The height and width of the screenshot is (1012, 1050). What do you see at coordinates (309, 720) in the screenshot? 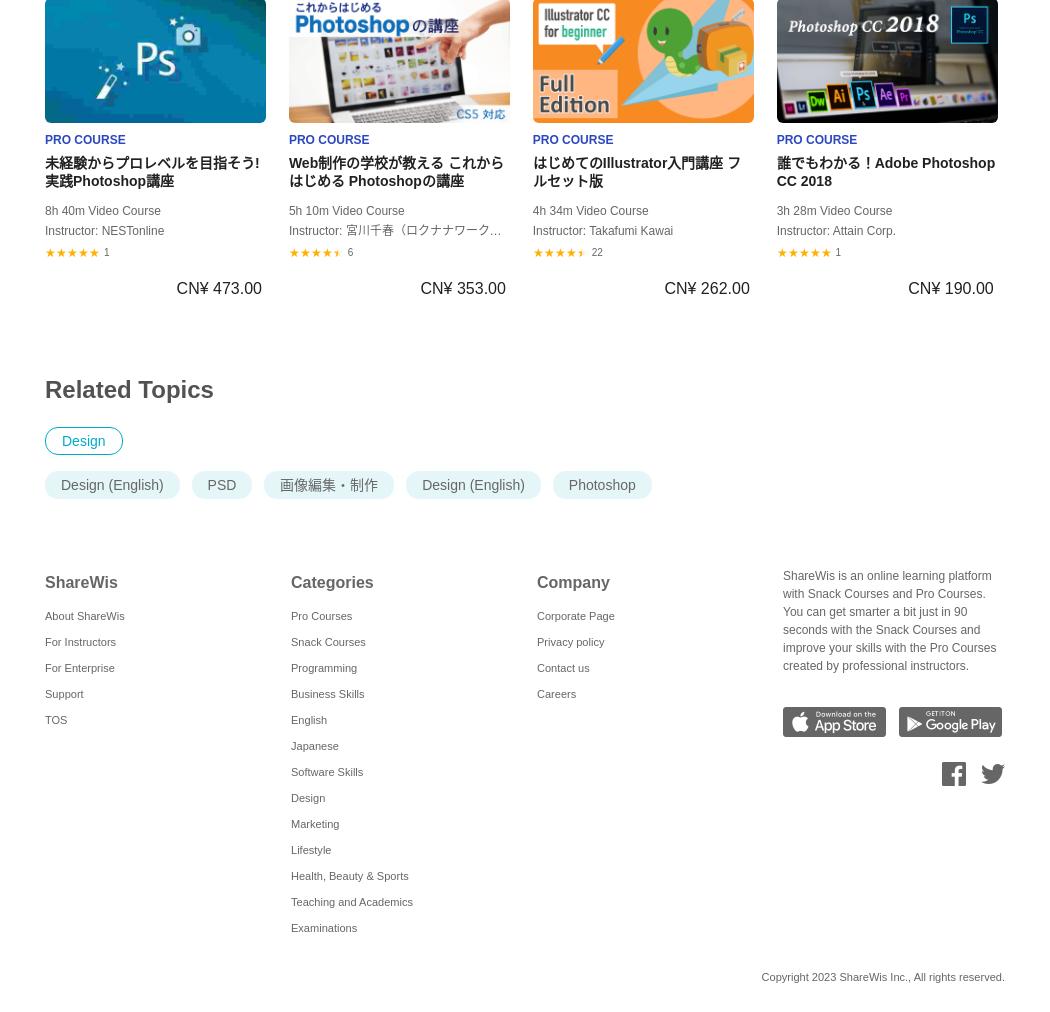
I see `'English'` at bounding box center [309, 720].